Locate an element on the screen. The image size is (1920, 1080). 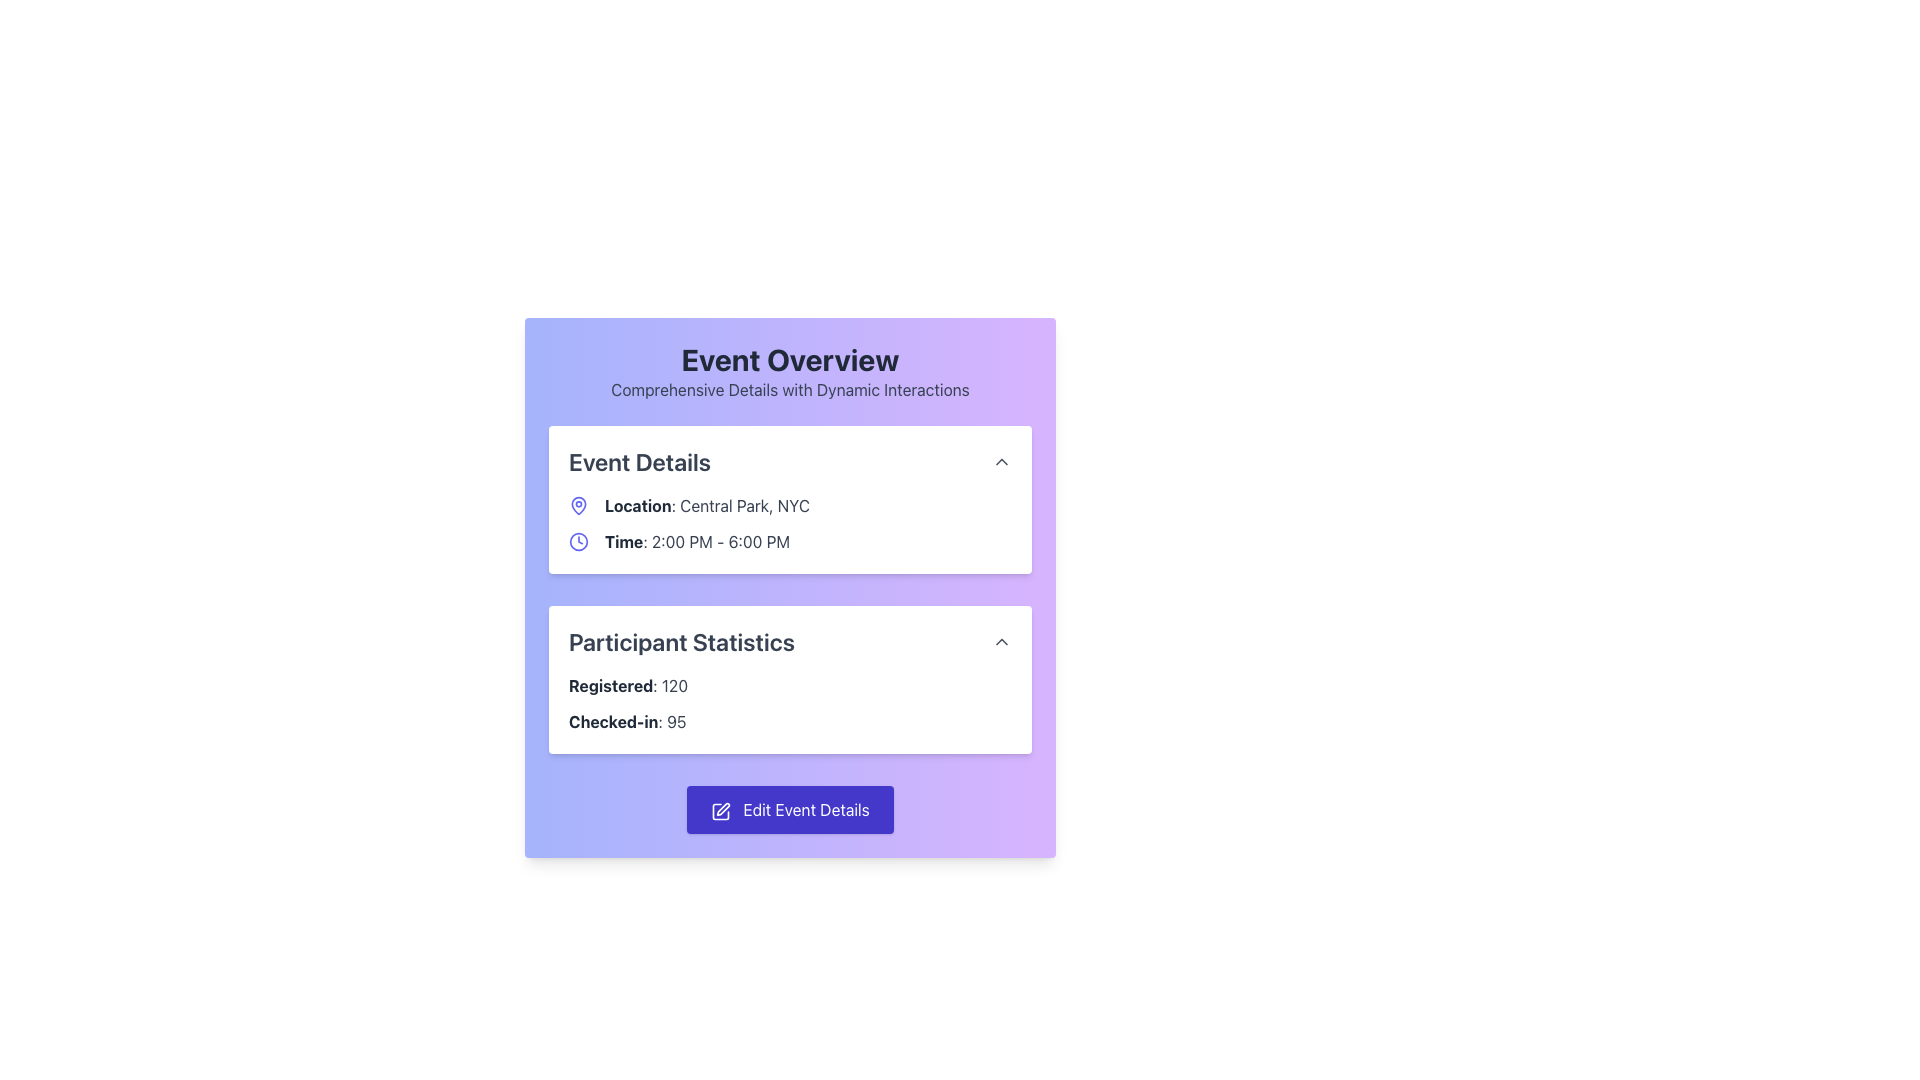
the label indicating the time range '2:00 PM - 6:00 PM' in the 'Event Details' section is located at coordinates (623, 542).